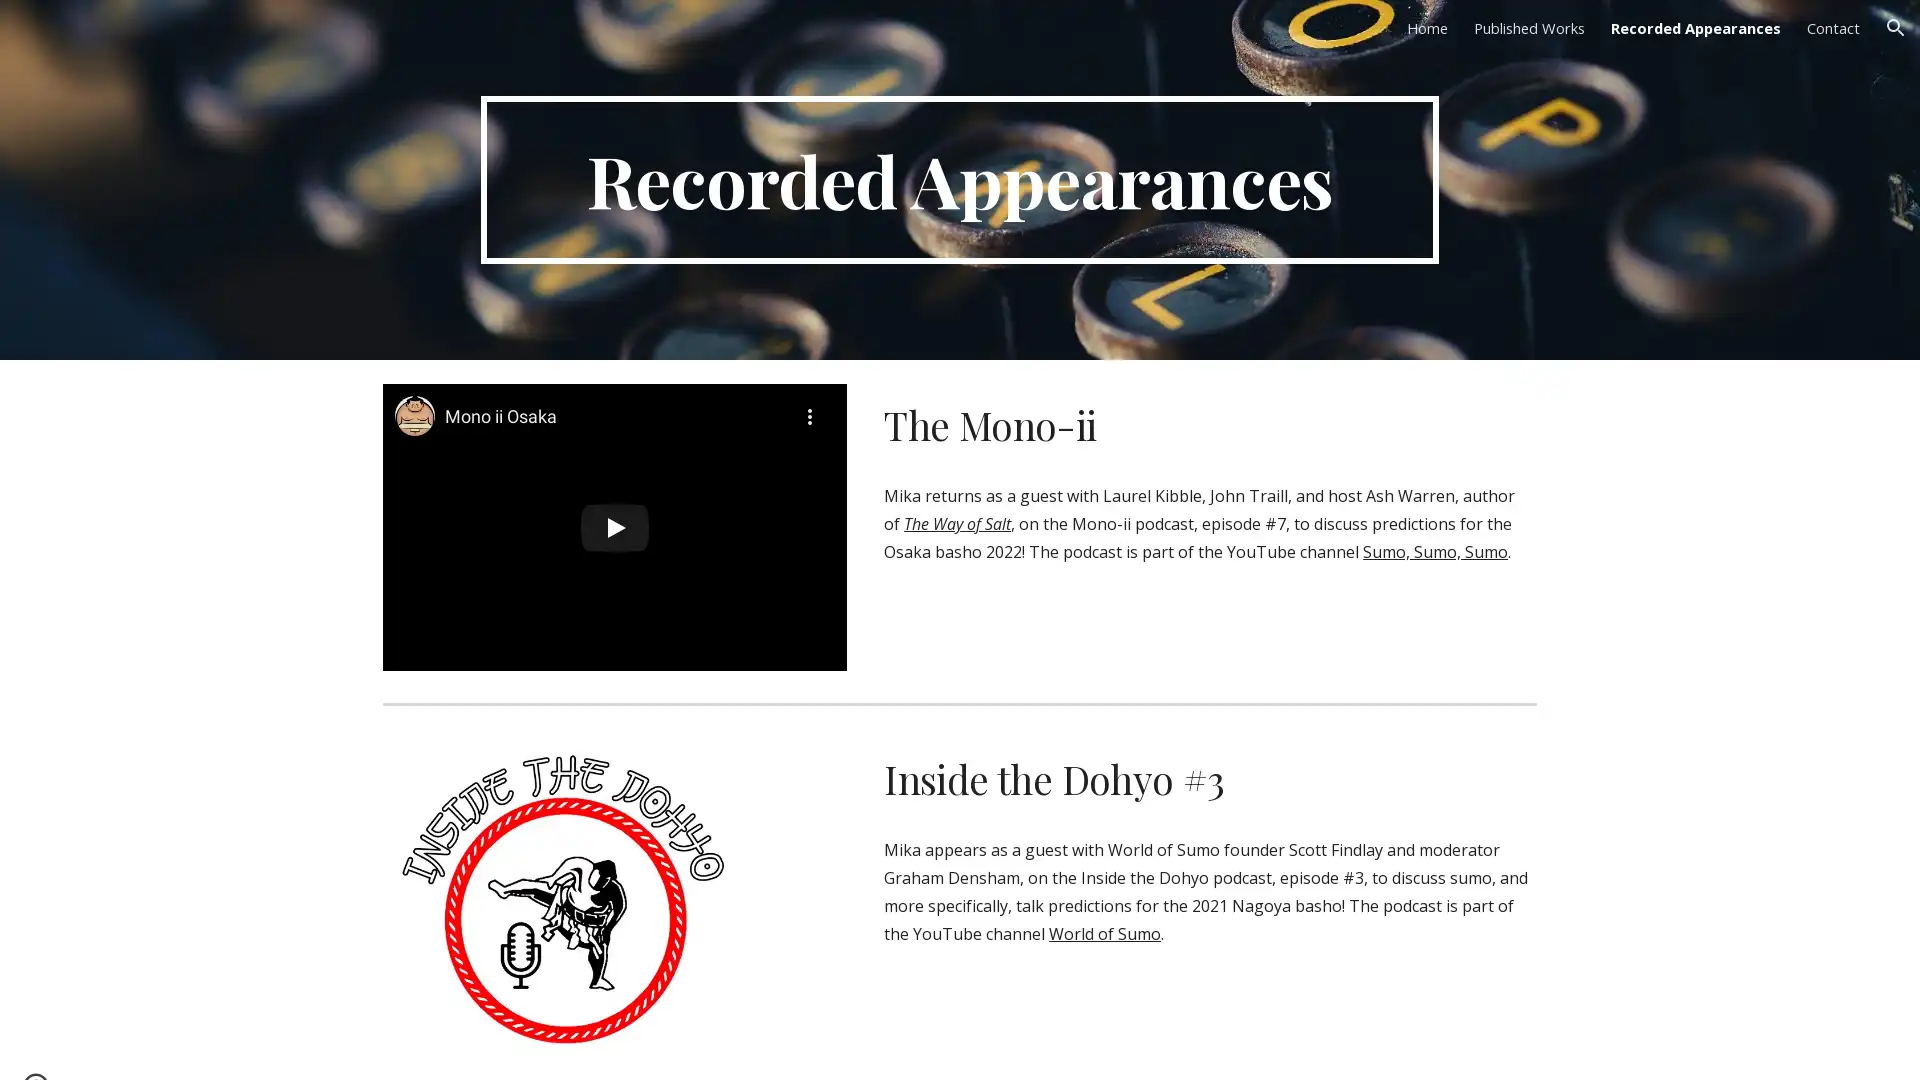  What do you see at coordinates (787, 37) in the screenshot?
I see `Skip to main content` at bounding box center [787, 37].